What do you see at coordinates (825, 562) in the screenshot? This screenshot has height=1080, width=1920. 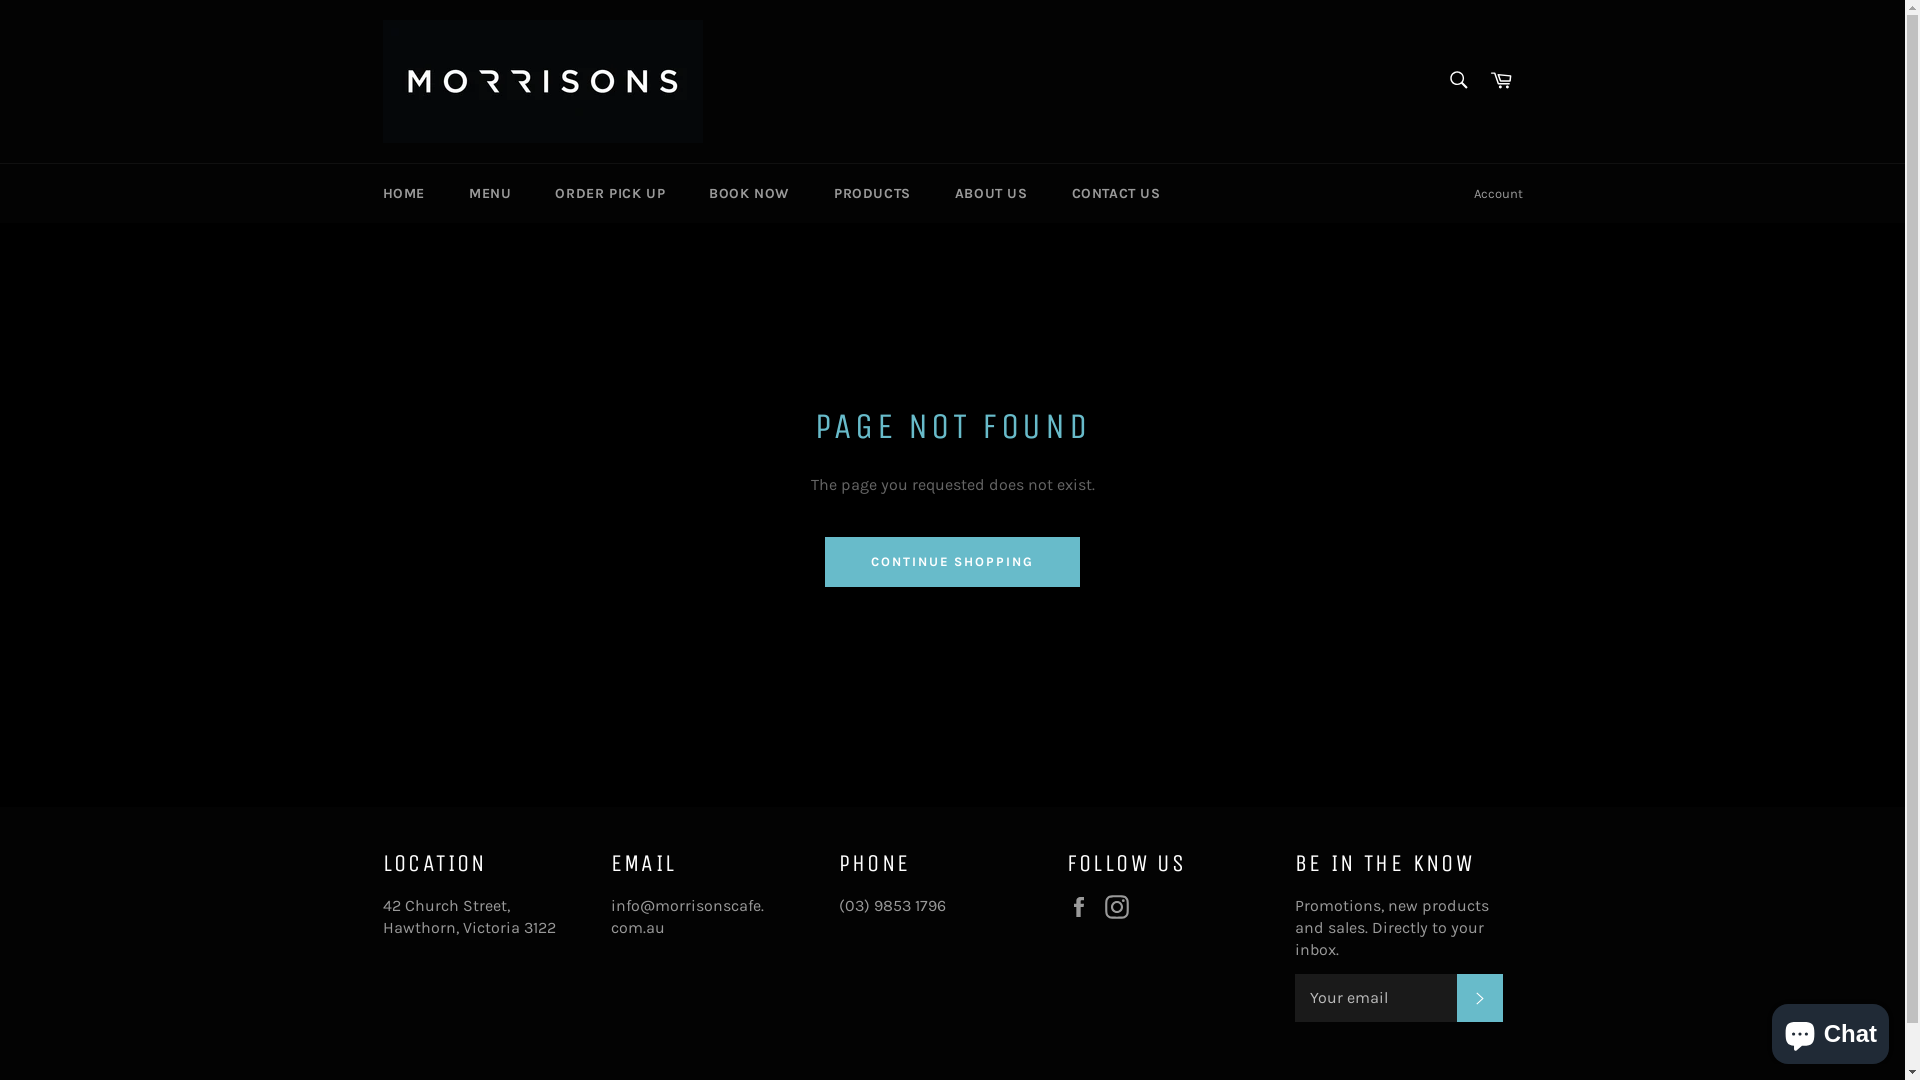 I see `'CONTINUE SHOPPING'` at bounding box center [825, 562].